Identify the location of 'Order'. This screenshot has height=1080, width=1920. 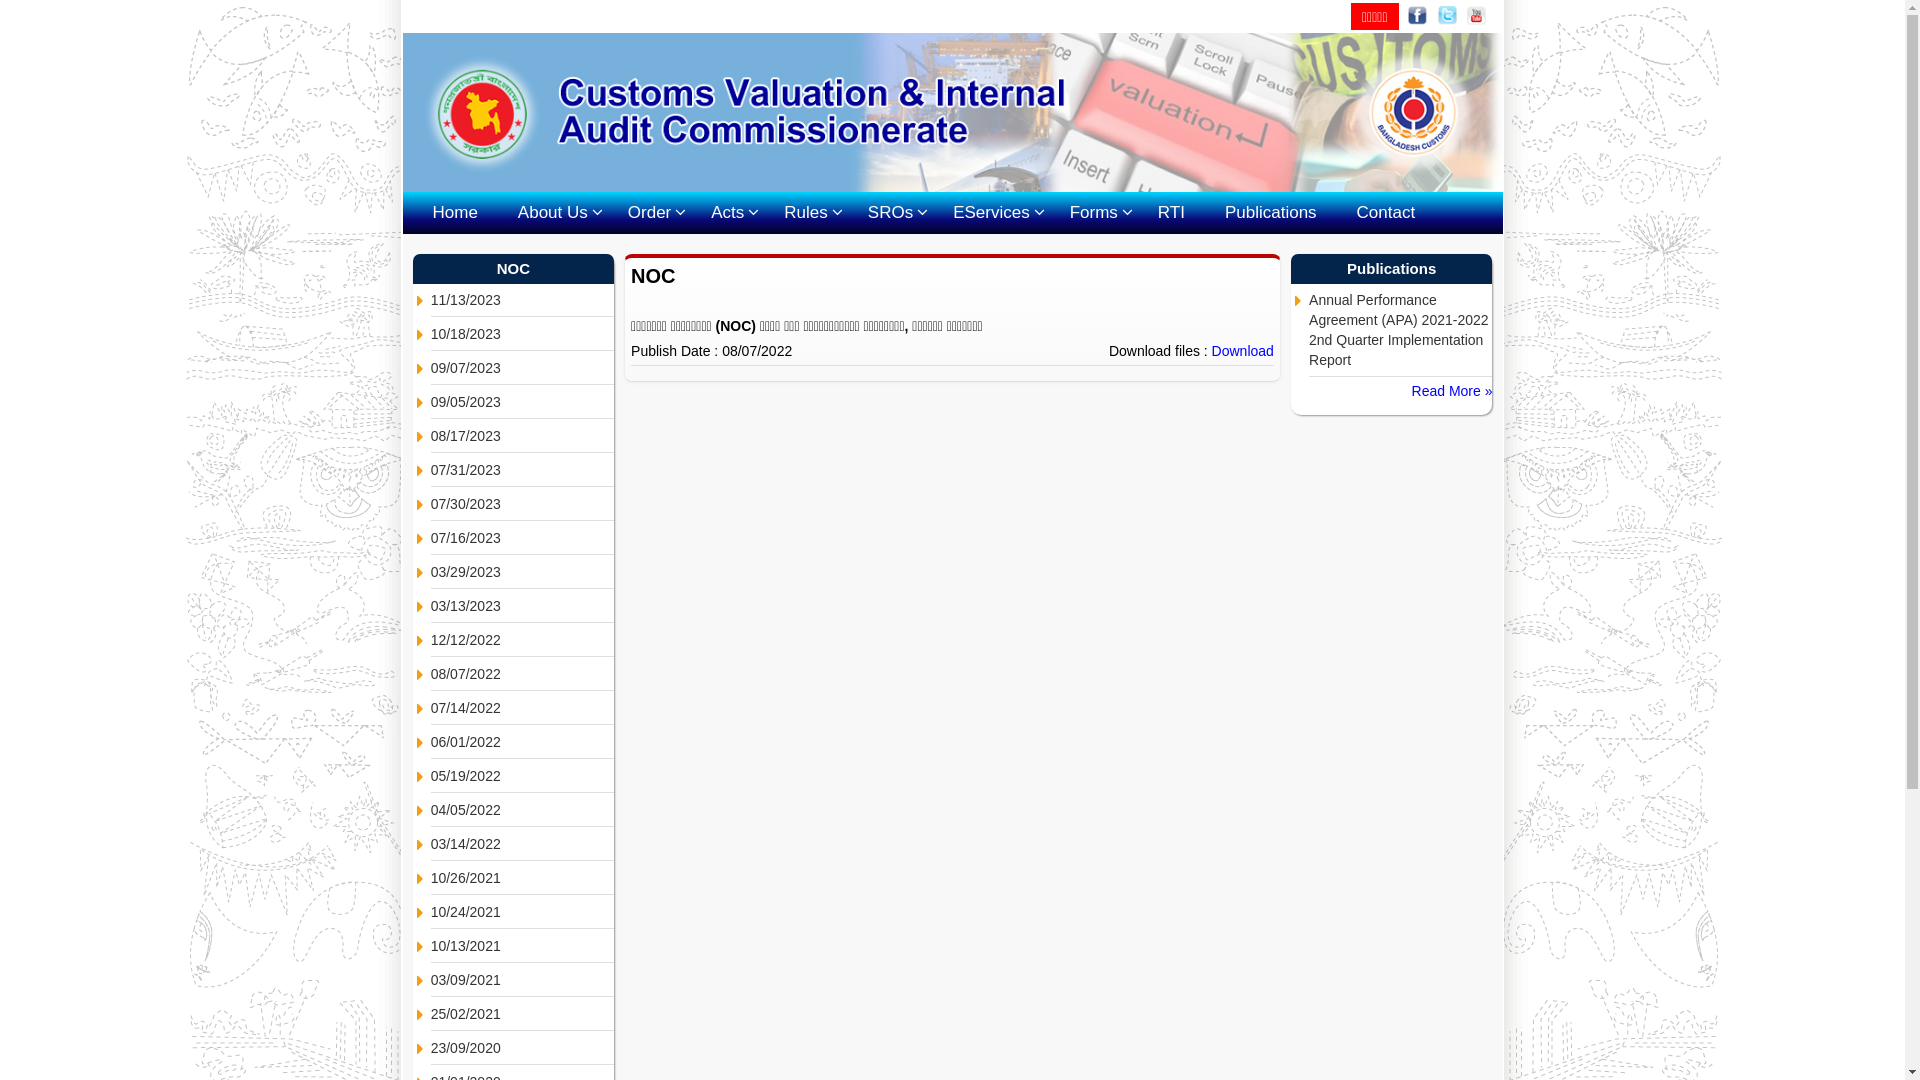
(649, 212).